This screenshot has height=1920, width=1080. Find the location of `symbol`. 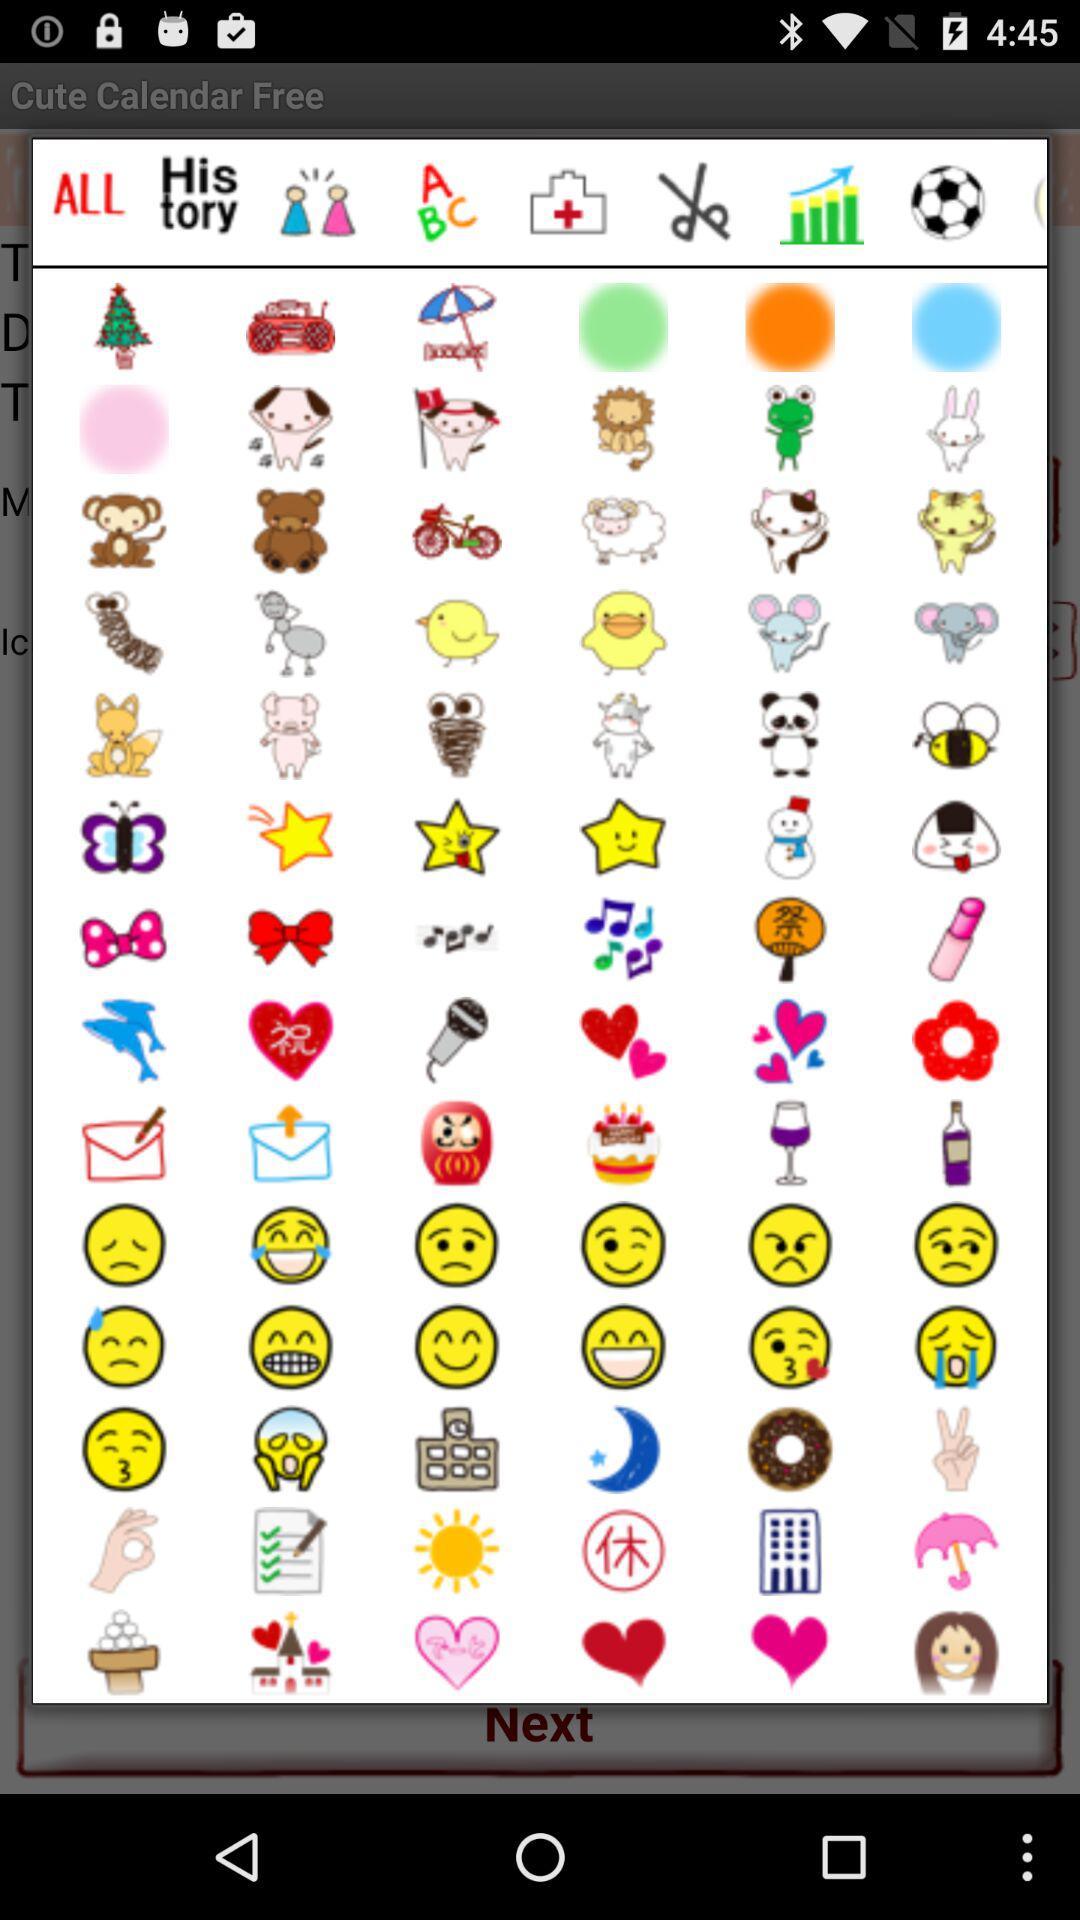

symbol is located at coordinates (316, 202).